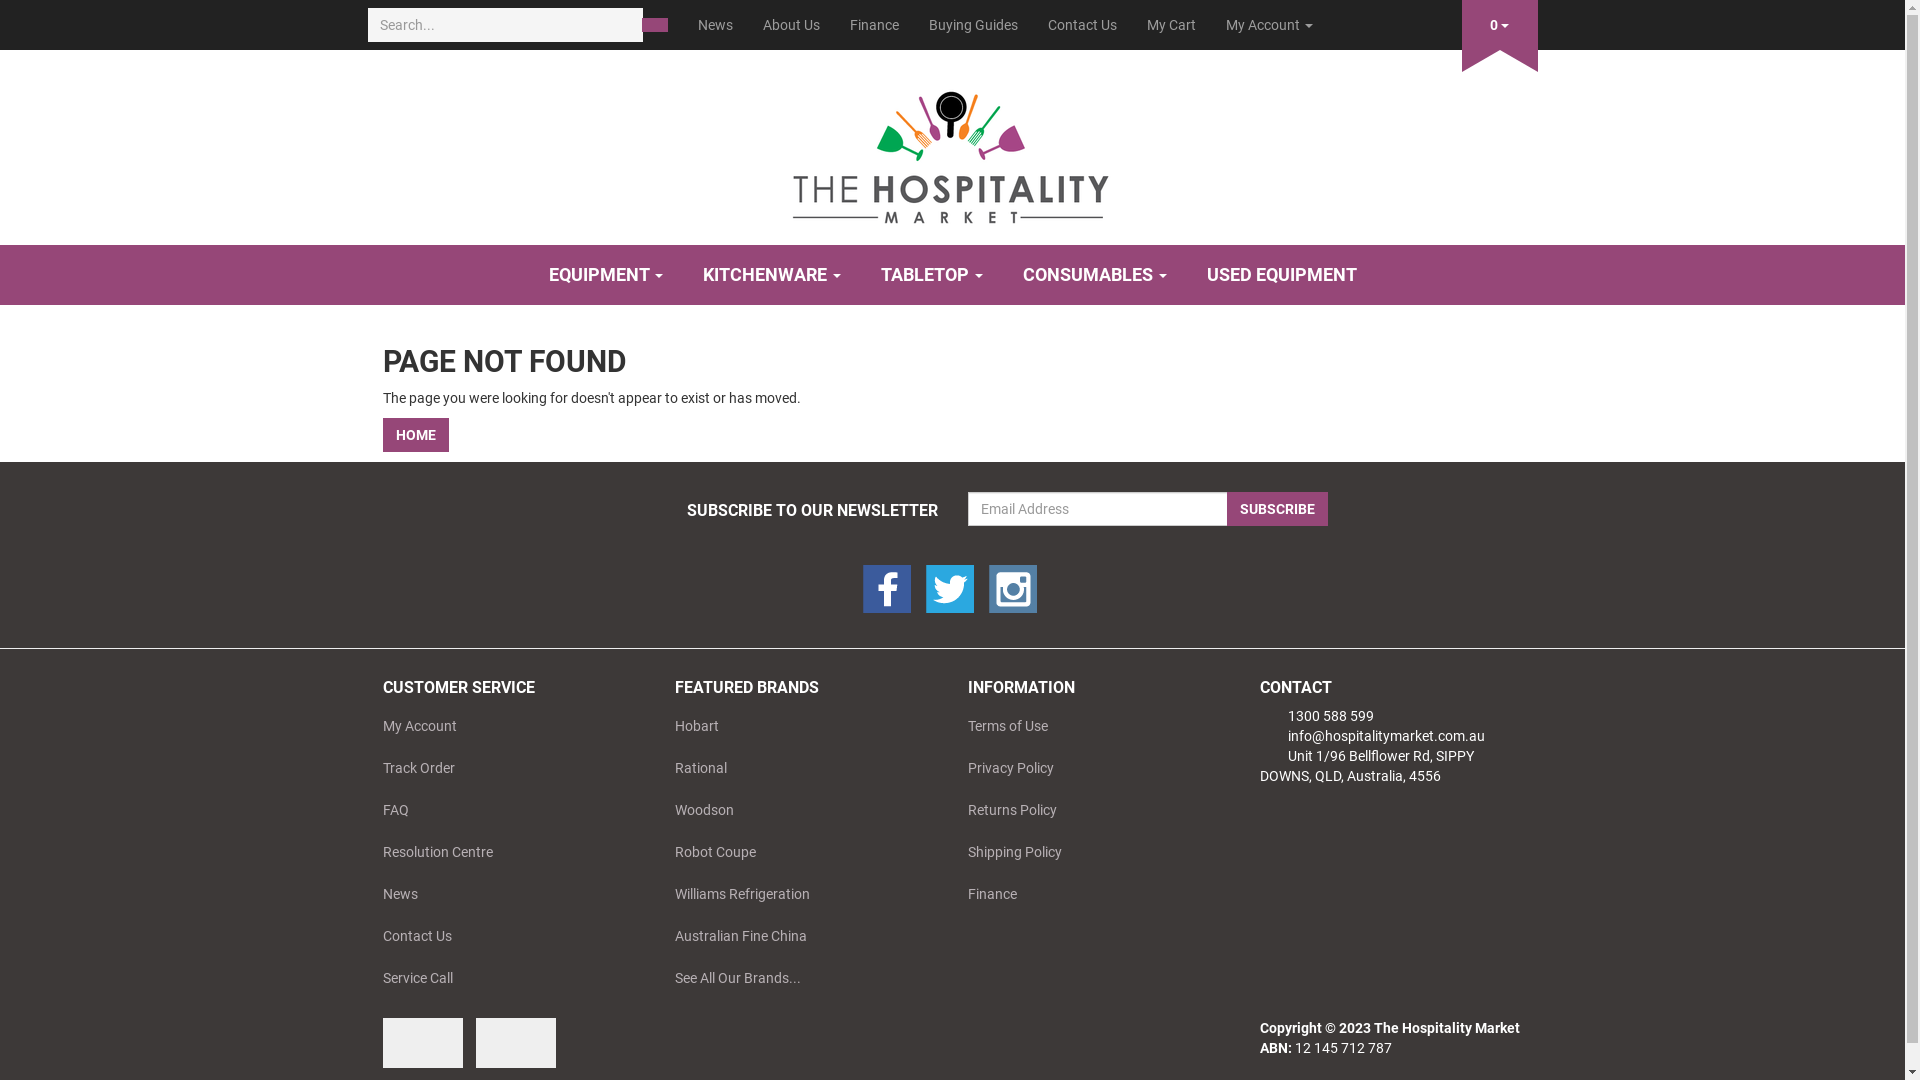 The width and height of the screenshot is (1920, 1080). Describe the element at coordinates (1089, 725) in the screenshot. I see `'Terms of Use'` at that location.